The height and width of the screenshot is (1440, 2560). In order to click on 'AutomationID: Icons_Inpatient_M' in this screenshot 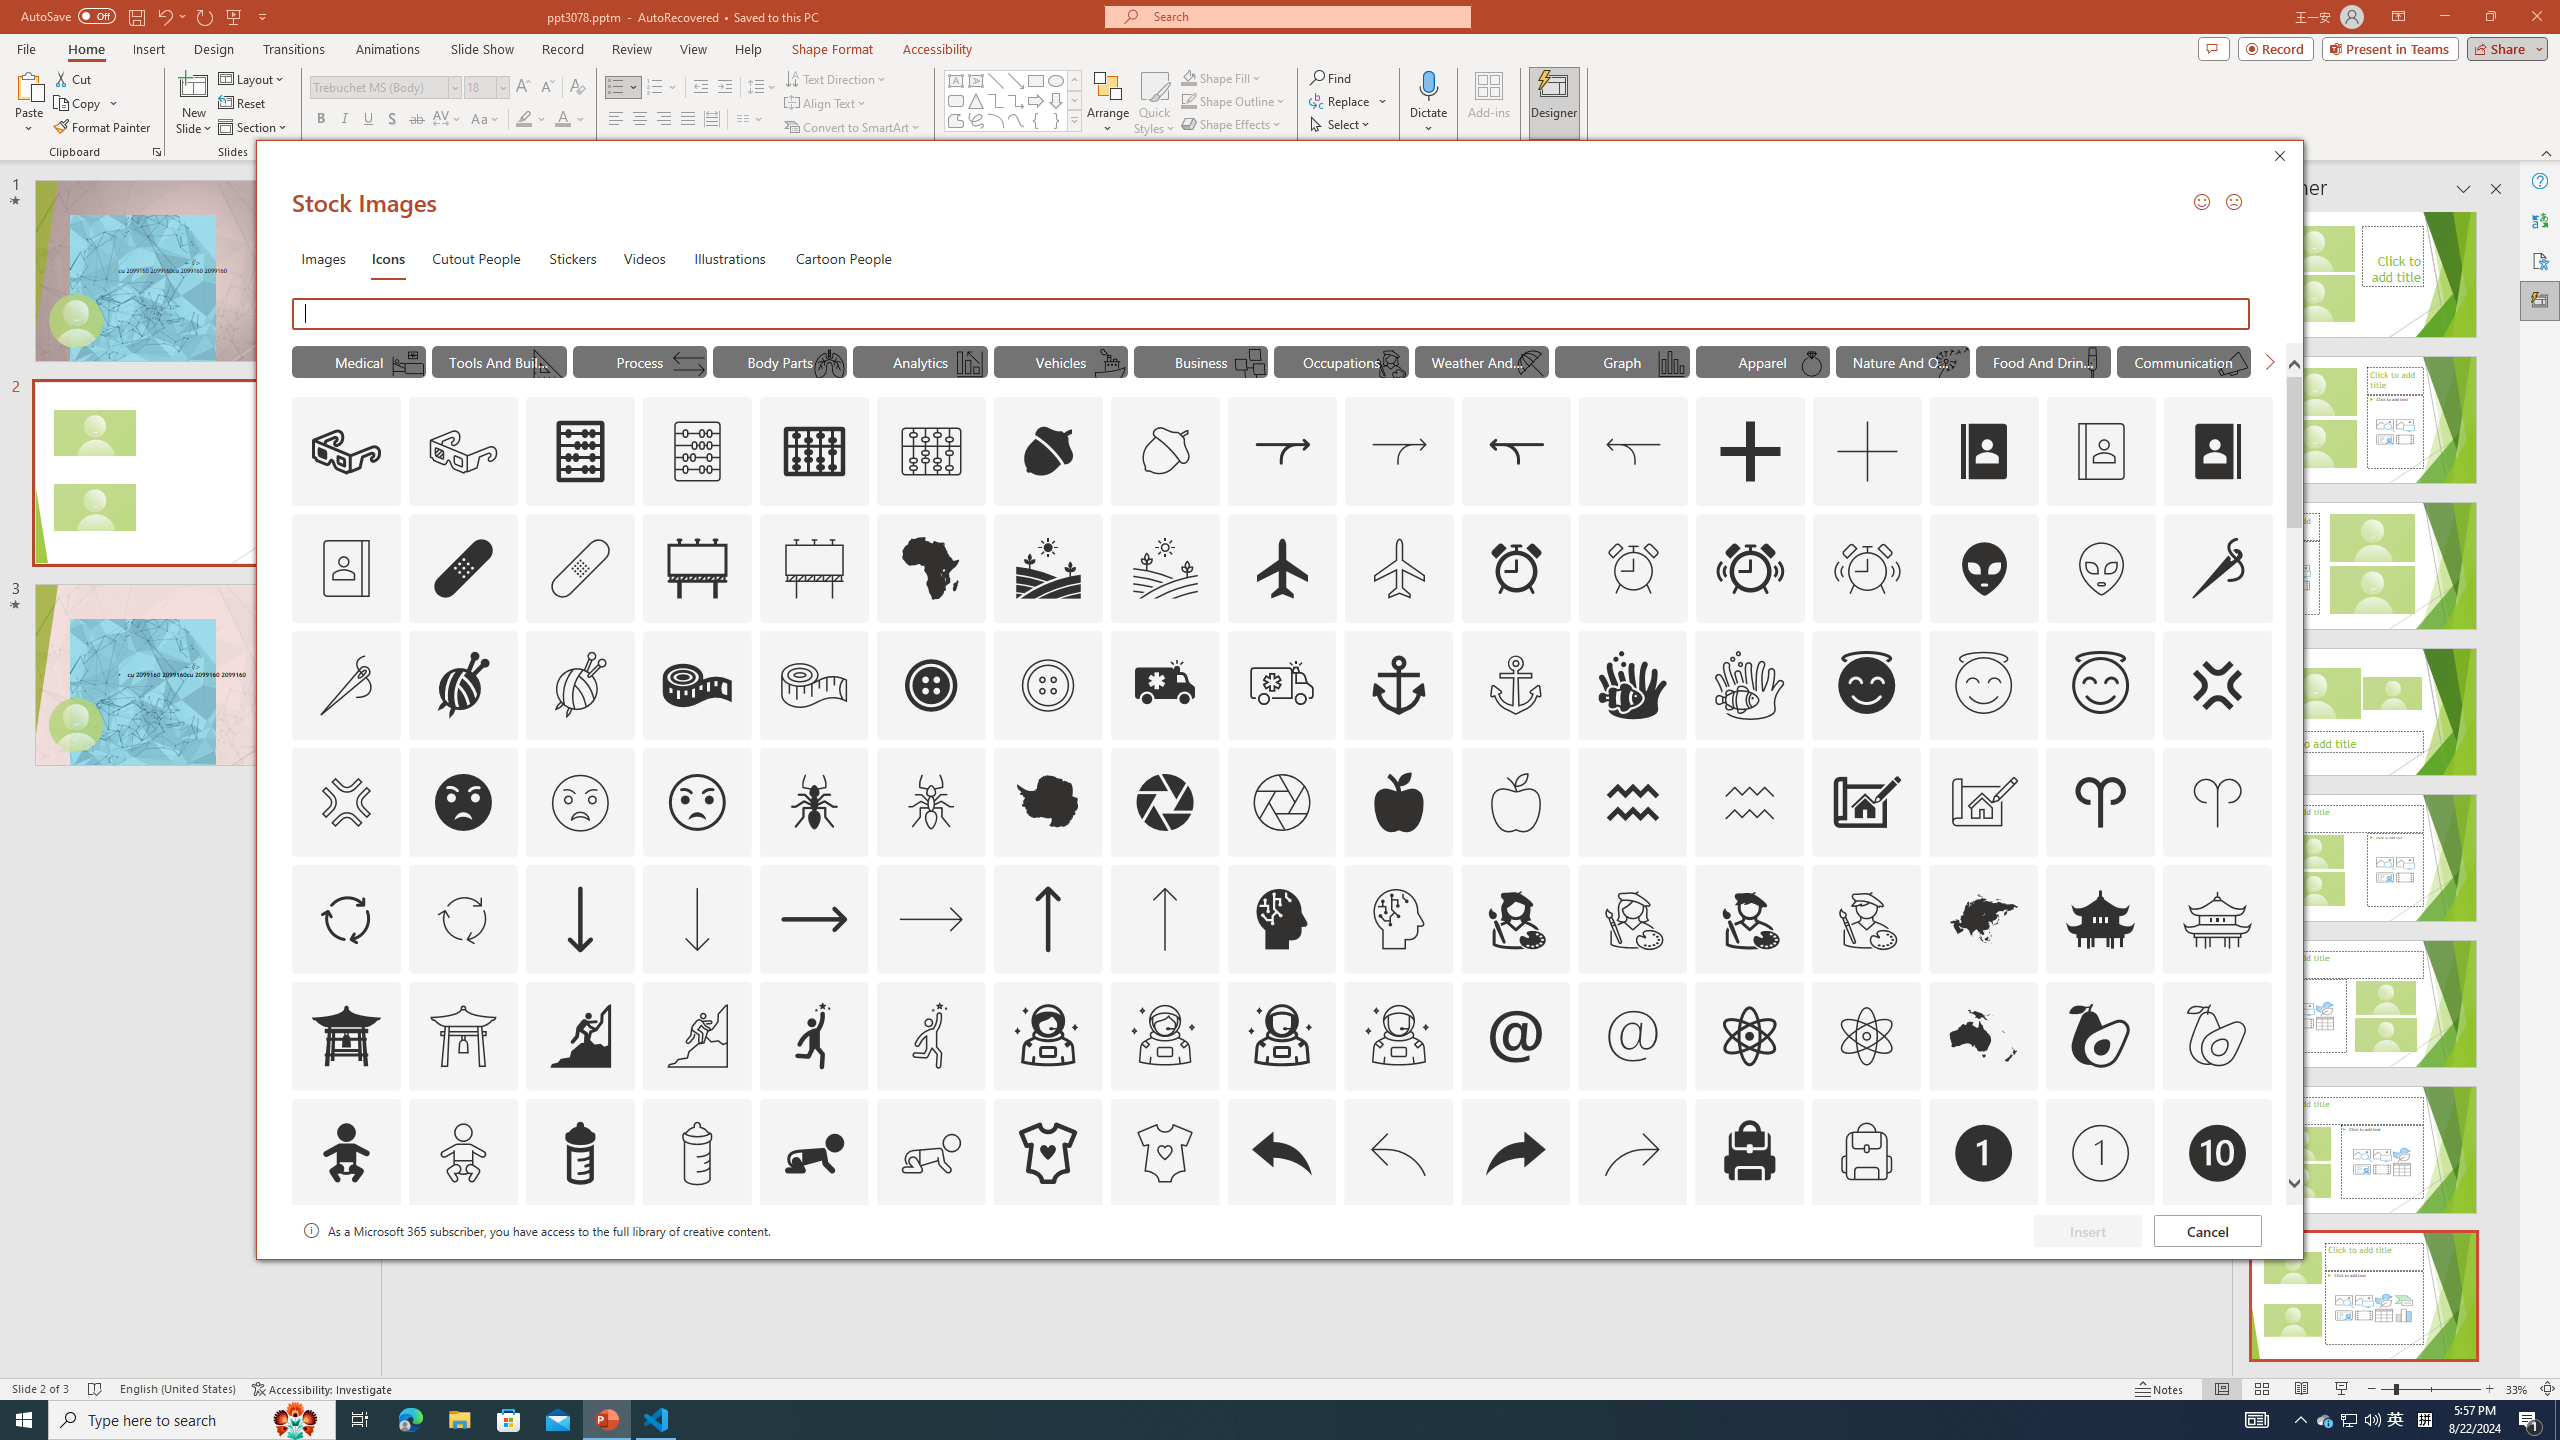, I will do `click(407, 363)`.